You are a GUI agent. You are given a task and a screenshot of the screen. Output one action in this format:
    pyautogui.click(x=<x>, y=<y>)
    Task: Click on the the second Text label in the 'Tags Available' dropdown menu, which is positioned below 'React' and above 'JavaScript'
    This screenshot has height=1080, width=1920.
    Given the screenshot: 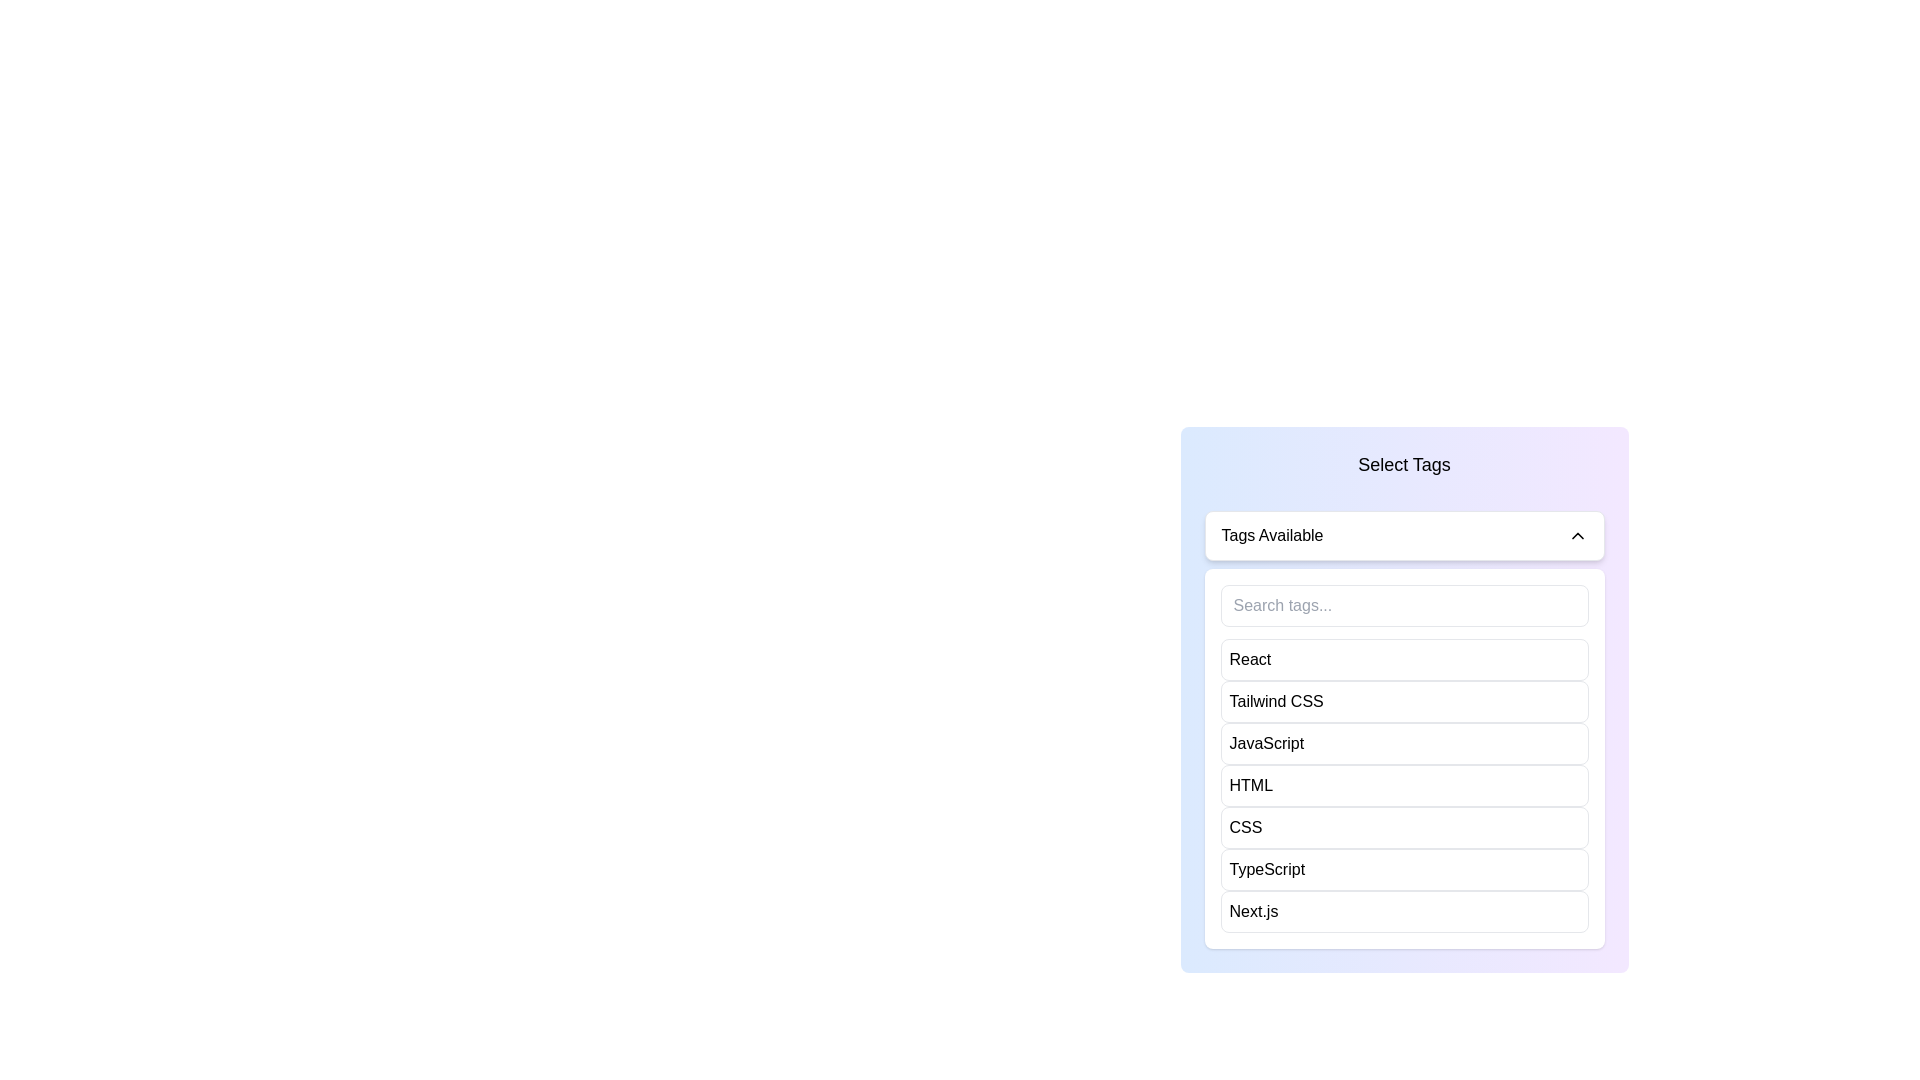 What is the action you would take?
    pyautogui.click(x=1275, y=701)
    